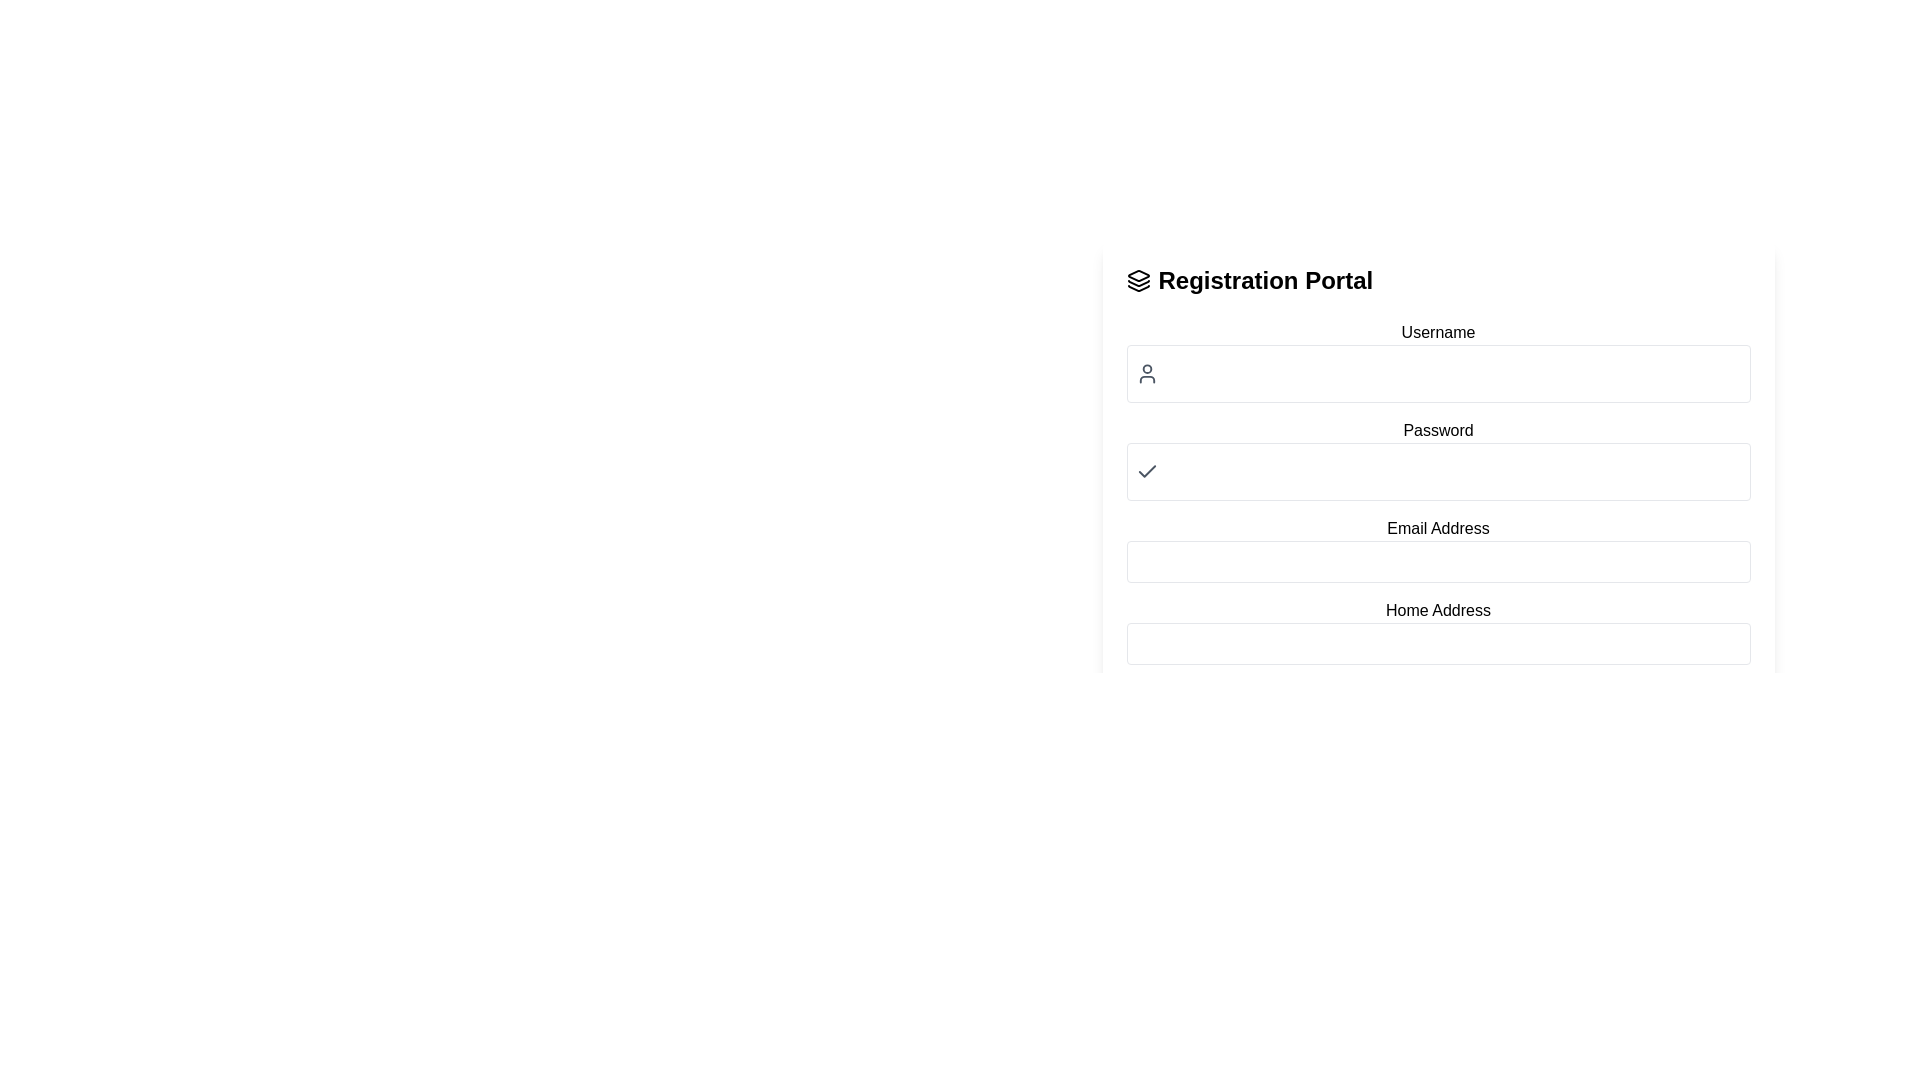 This screenshot has height=1080, width=1920. What do you see at coordinates (1437, 609) in the screenshot?
I see `text displayed on the 'Home Address' label, which serves as a guide for the corresponding input field below it` at bounding box center [1437, 609].